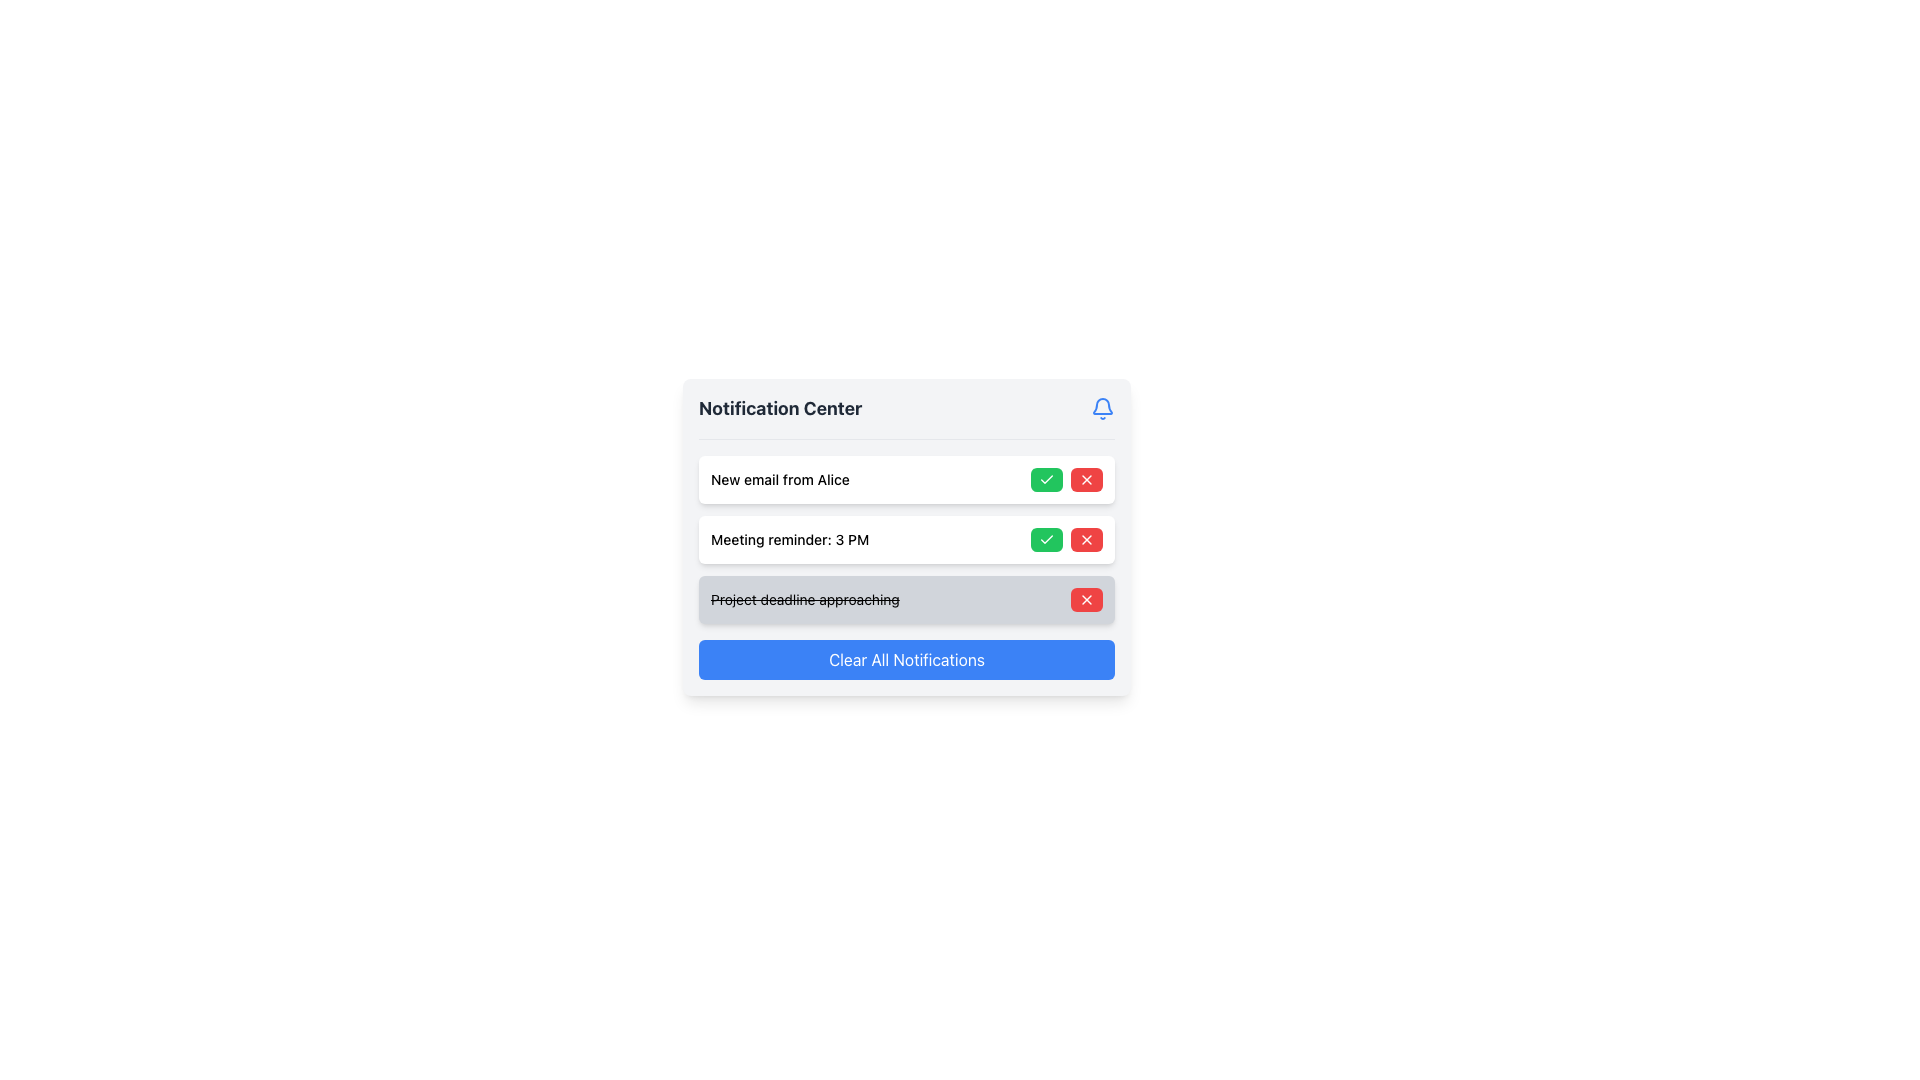  Describe the element at coordinates (1085, 540) in the screenshot. I see `the red button with an 'X' icon, located to the right of the green 'check' button` at that location.